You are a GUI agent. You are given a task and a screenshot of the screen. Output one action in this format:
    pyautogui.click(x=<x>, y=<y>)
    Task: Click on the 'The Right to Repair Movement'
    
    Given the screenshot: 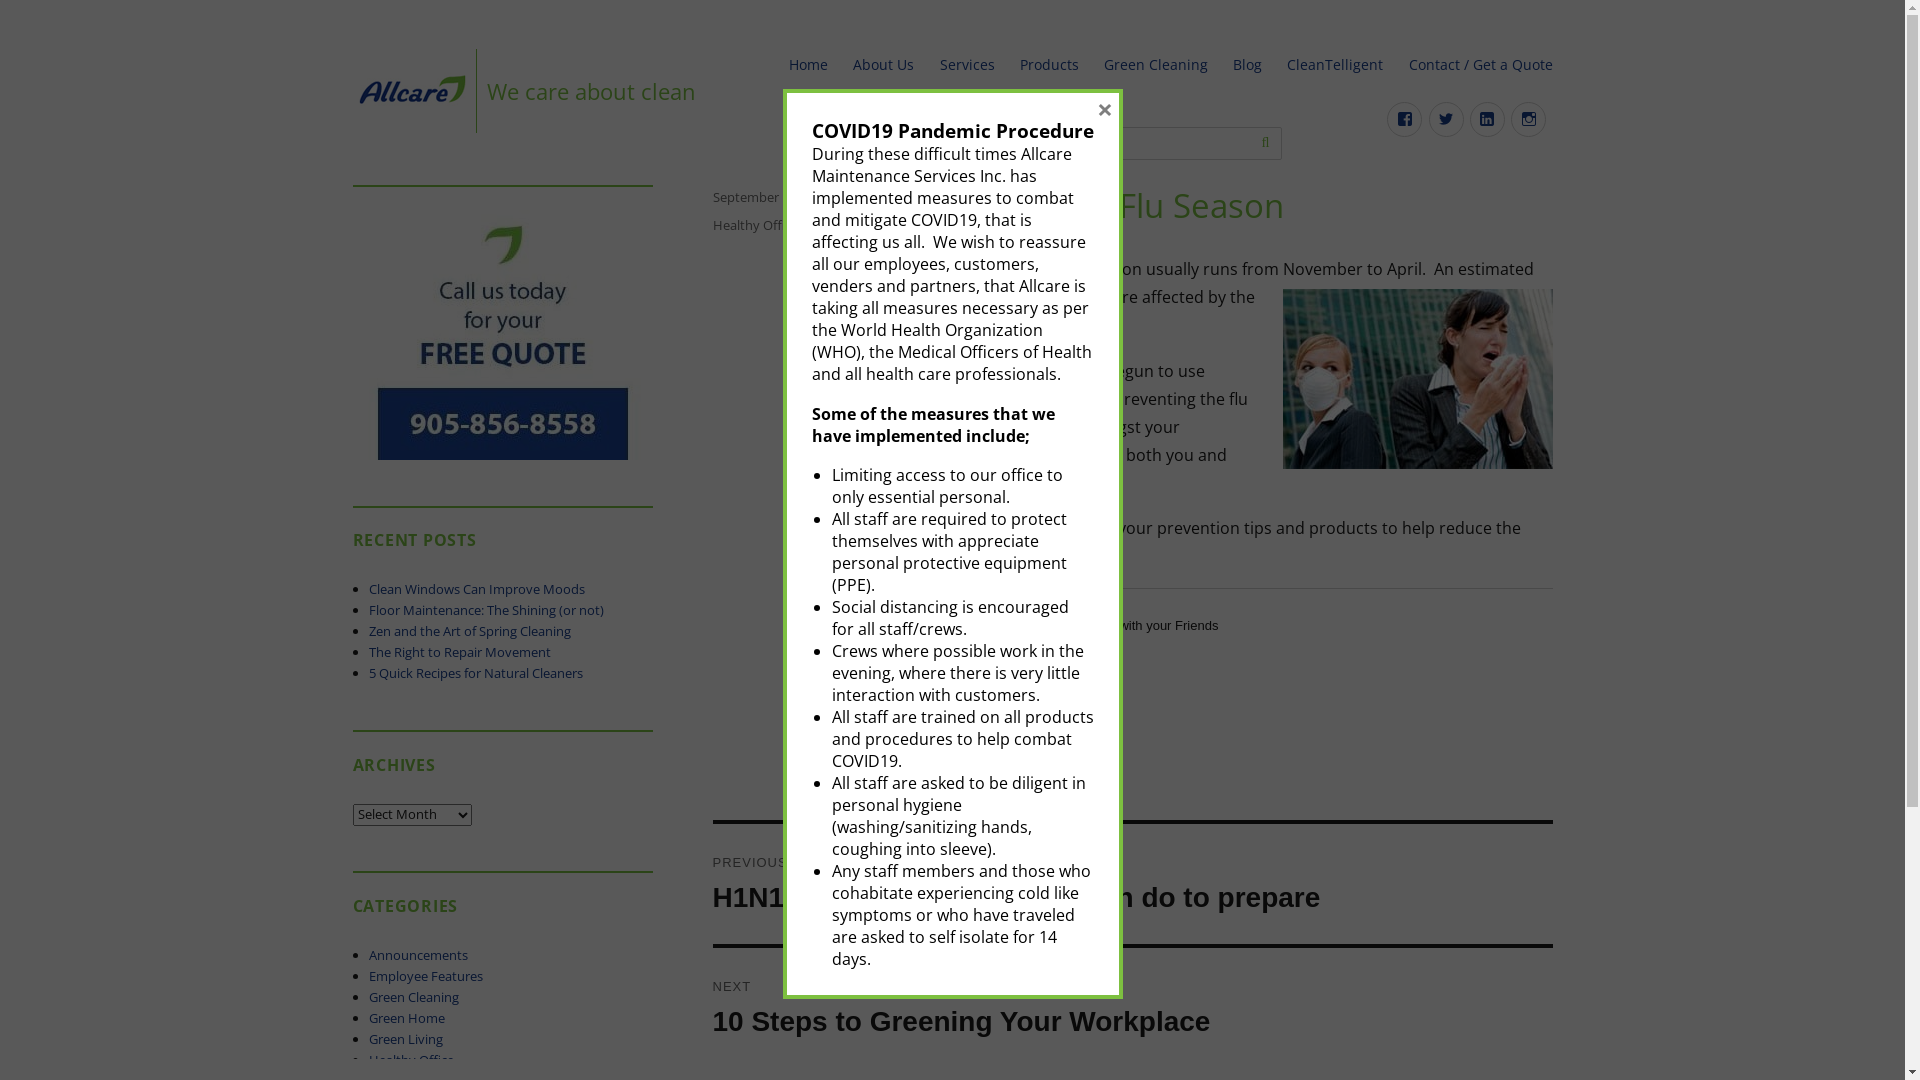 What is the action you would take?
    pyautogui.click(x=459, y=651)
    